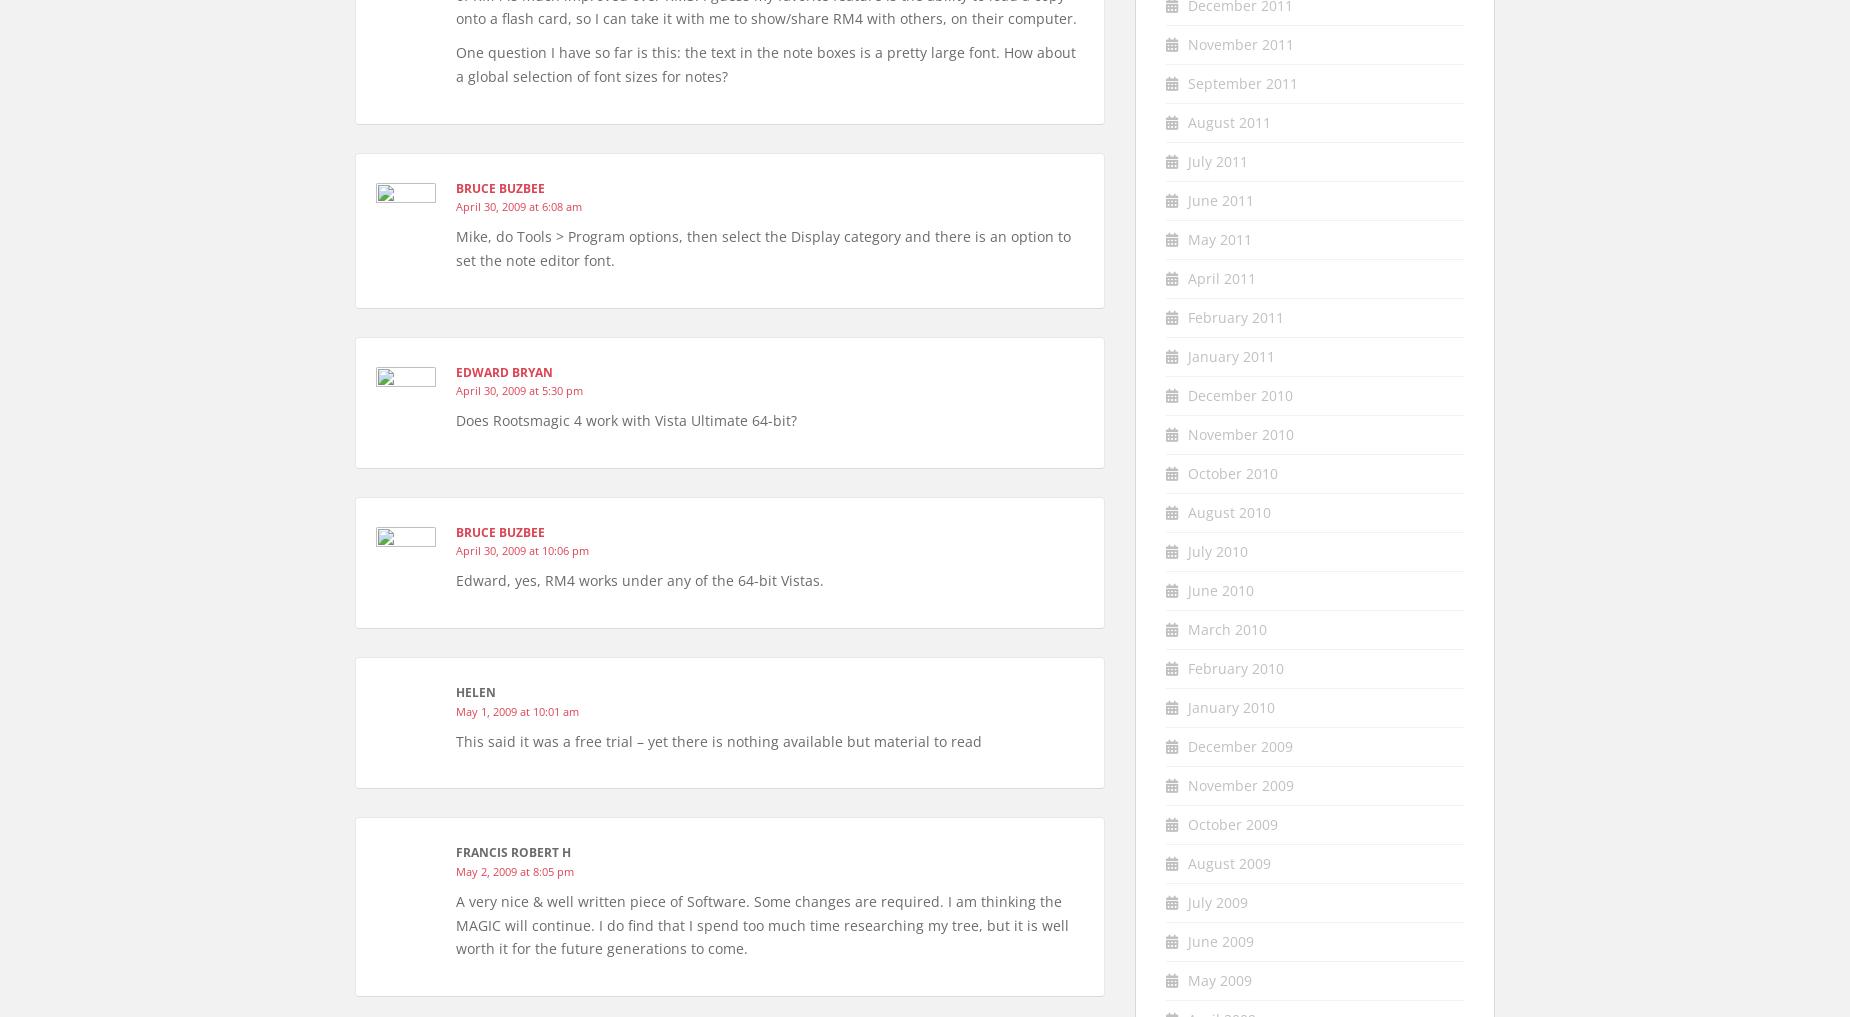  I want to click on 'August 2011', so click(1228, 120).